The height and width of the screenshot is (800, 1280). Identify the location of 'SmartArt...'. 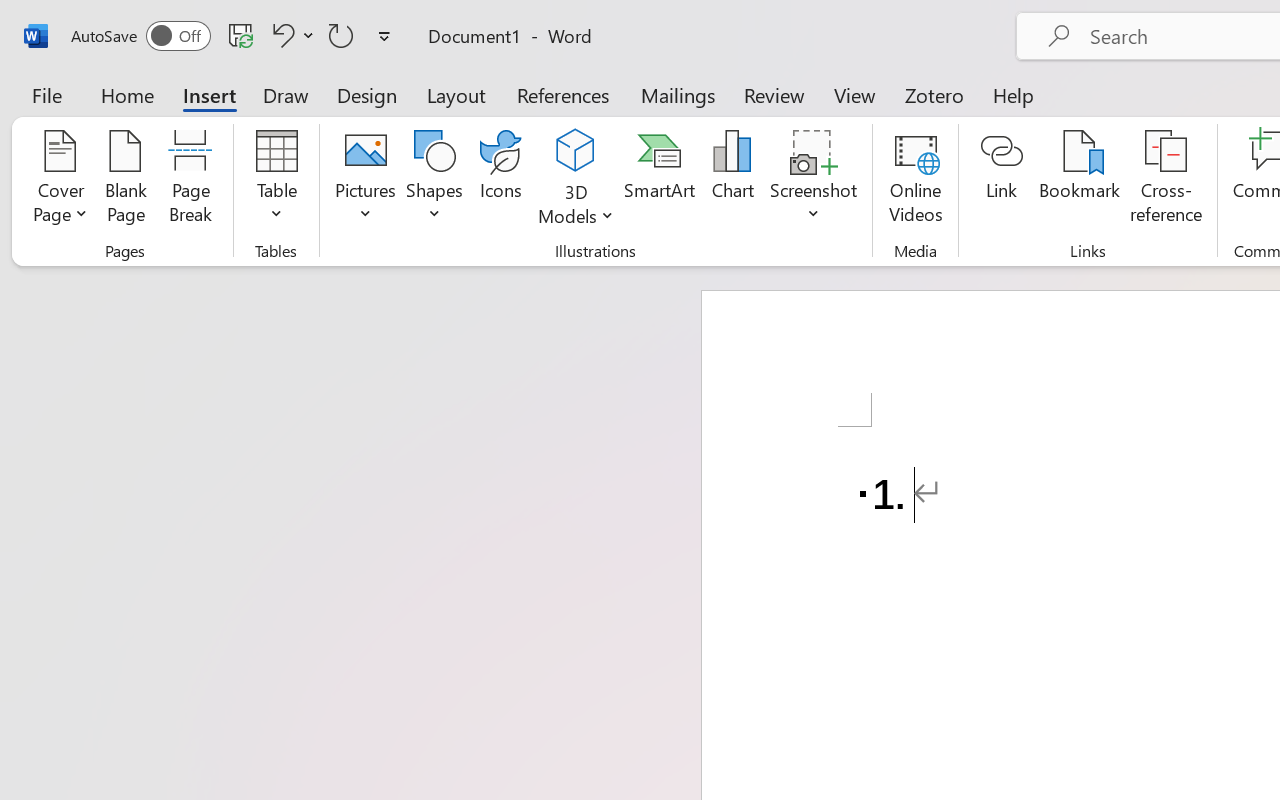
(659, 179).